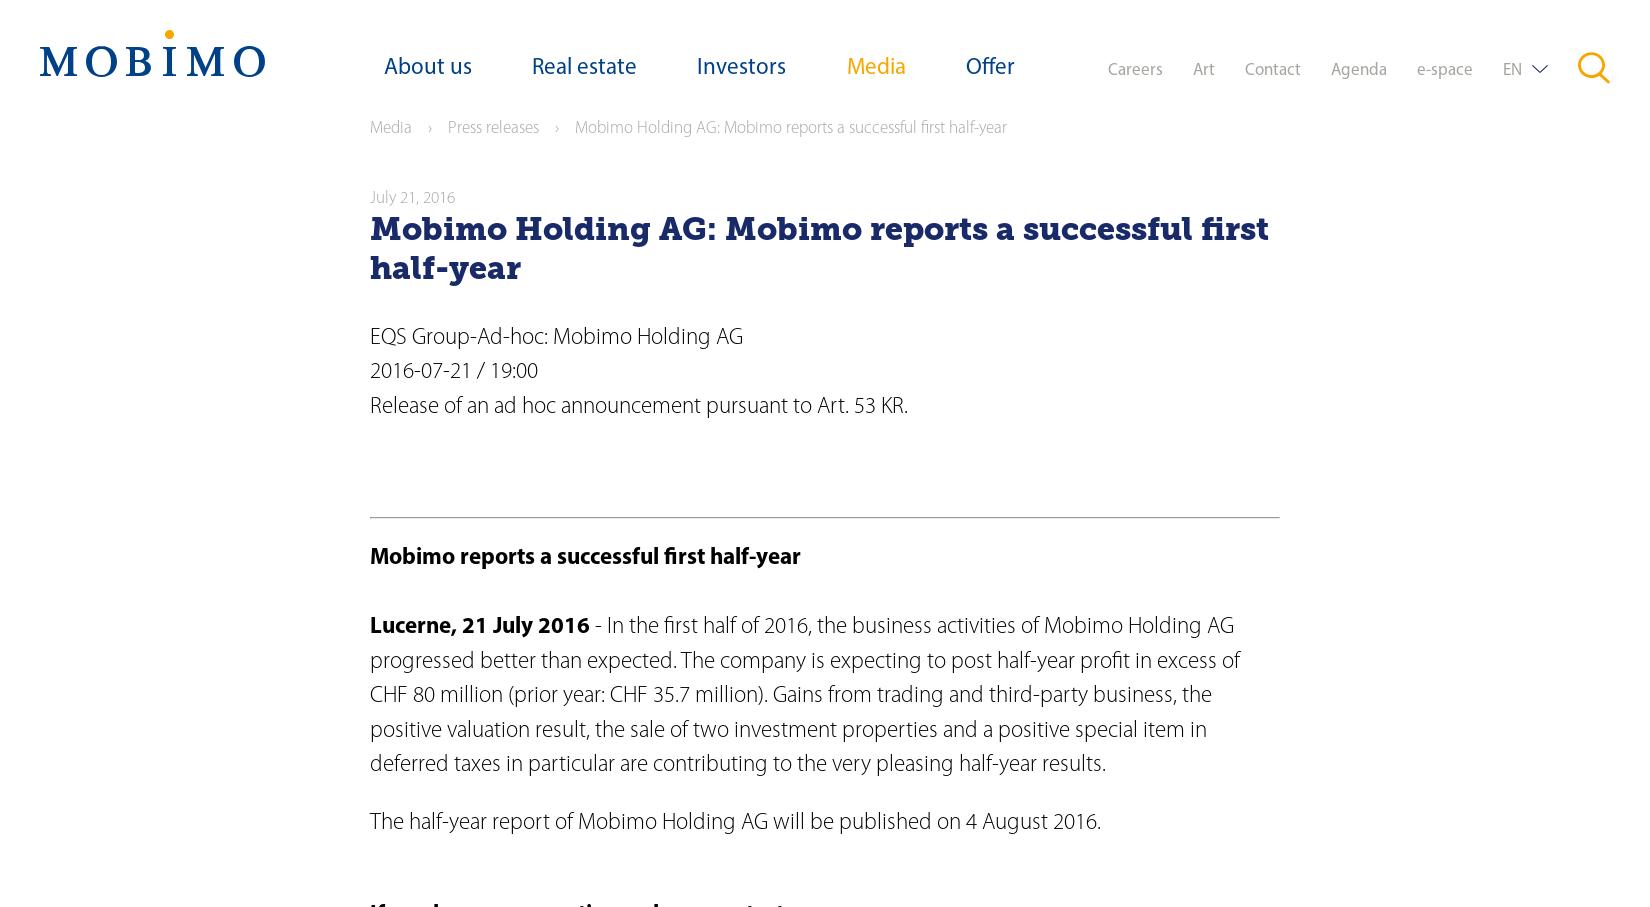 The width and height of the screenshot is (1650, 907). Describe the element at coordinates (1106, 70) in the screenshot. I see `'Careers'` at that location.